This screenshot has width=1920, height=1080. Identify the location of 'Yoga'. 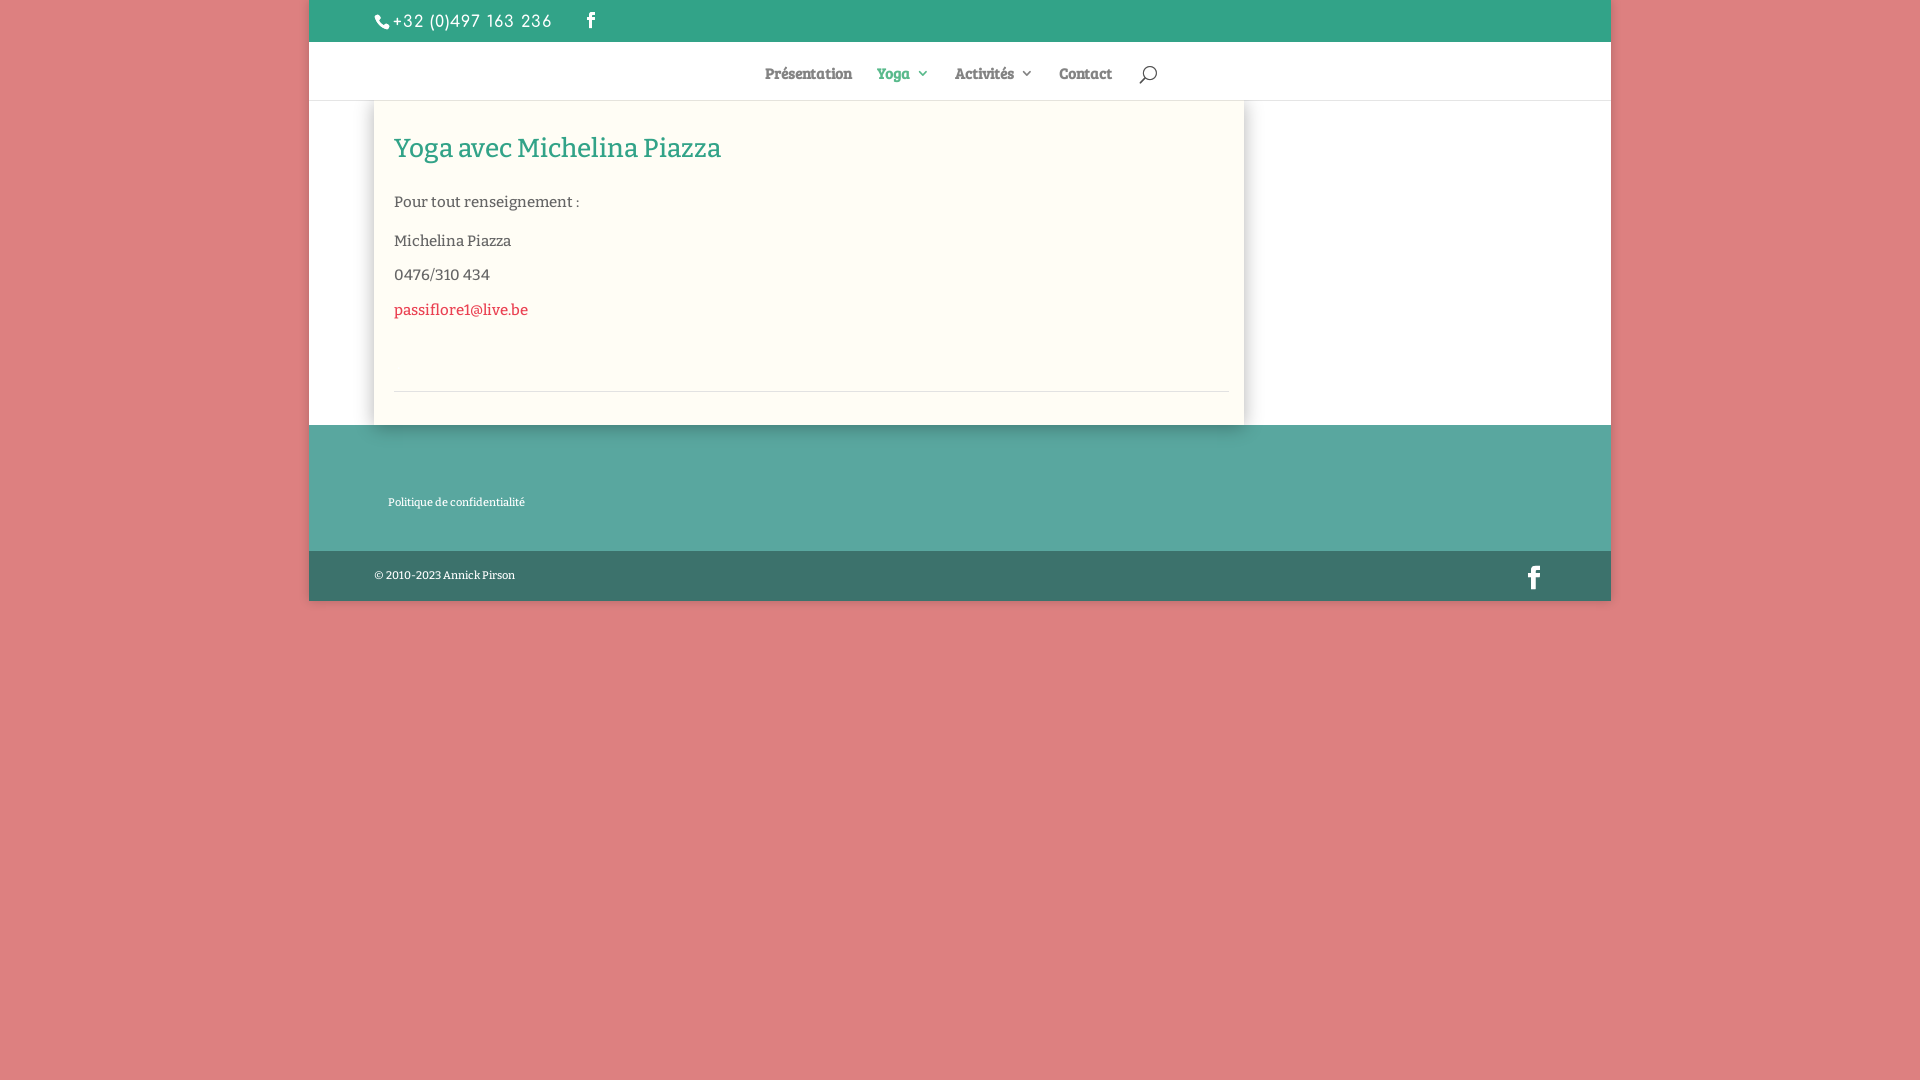
(902, 82).